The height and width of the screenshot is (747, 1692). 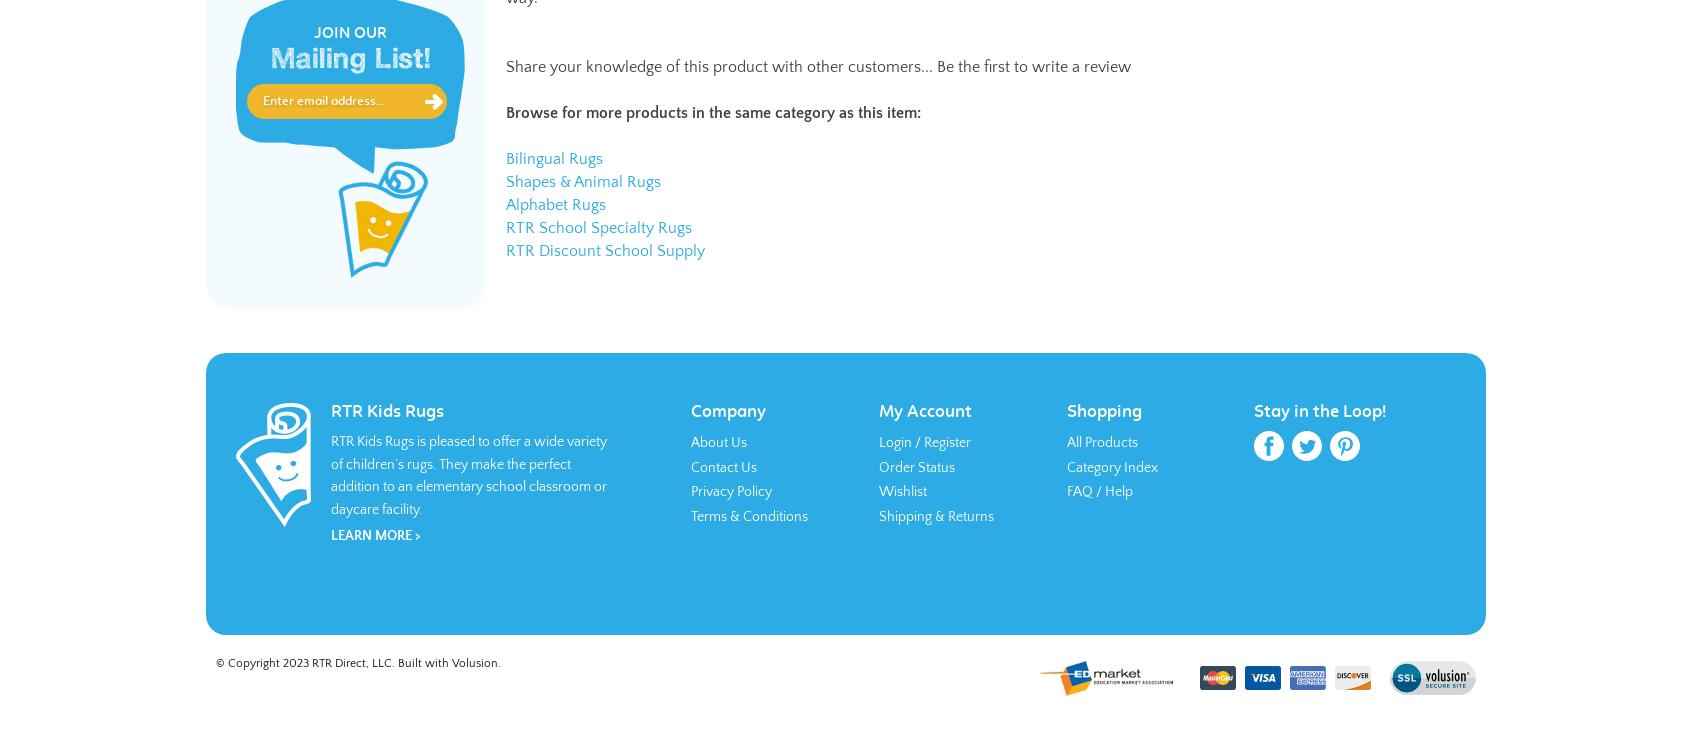 I want to click on 'All Products', so click(x=1101, y=442).